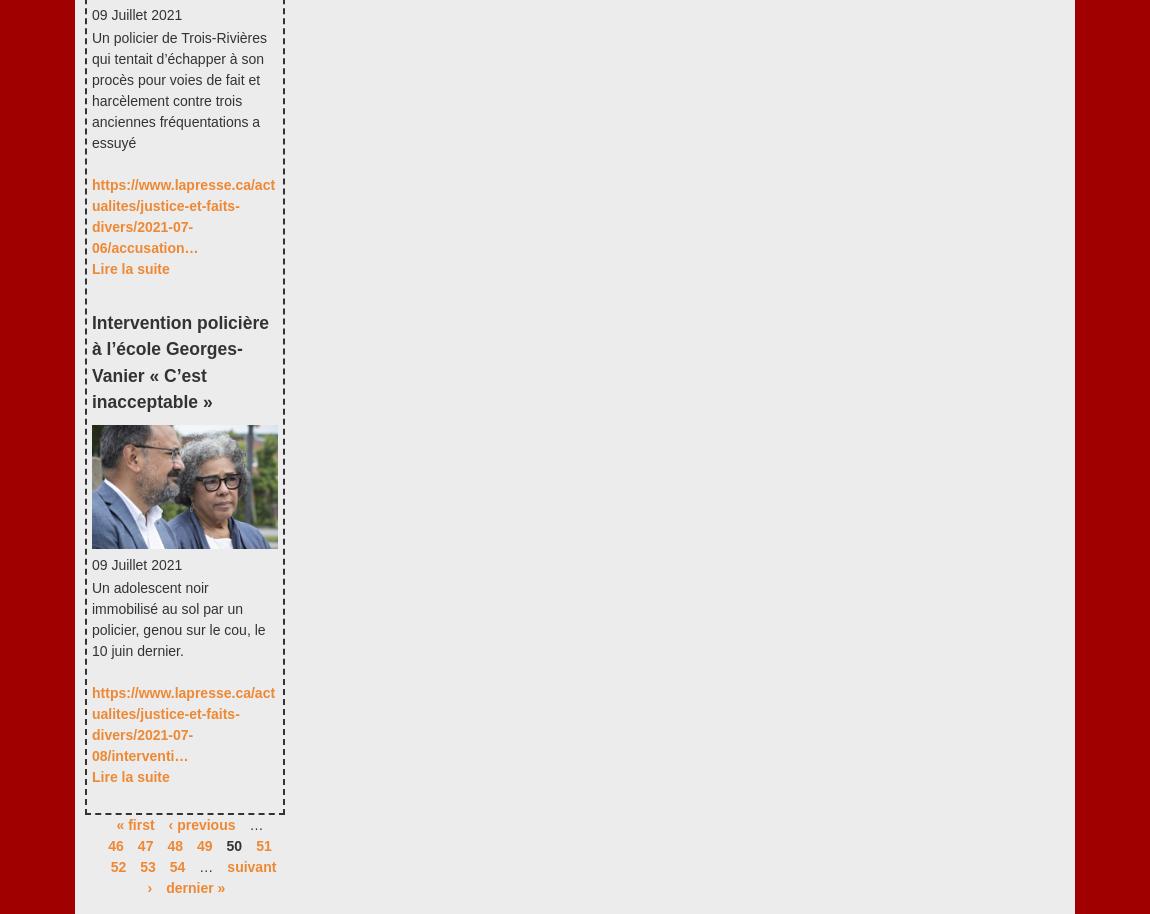 The height and width of the screenshot is (914, 1150). I want to click on 'dernier »', so click(194, 887).